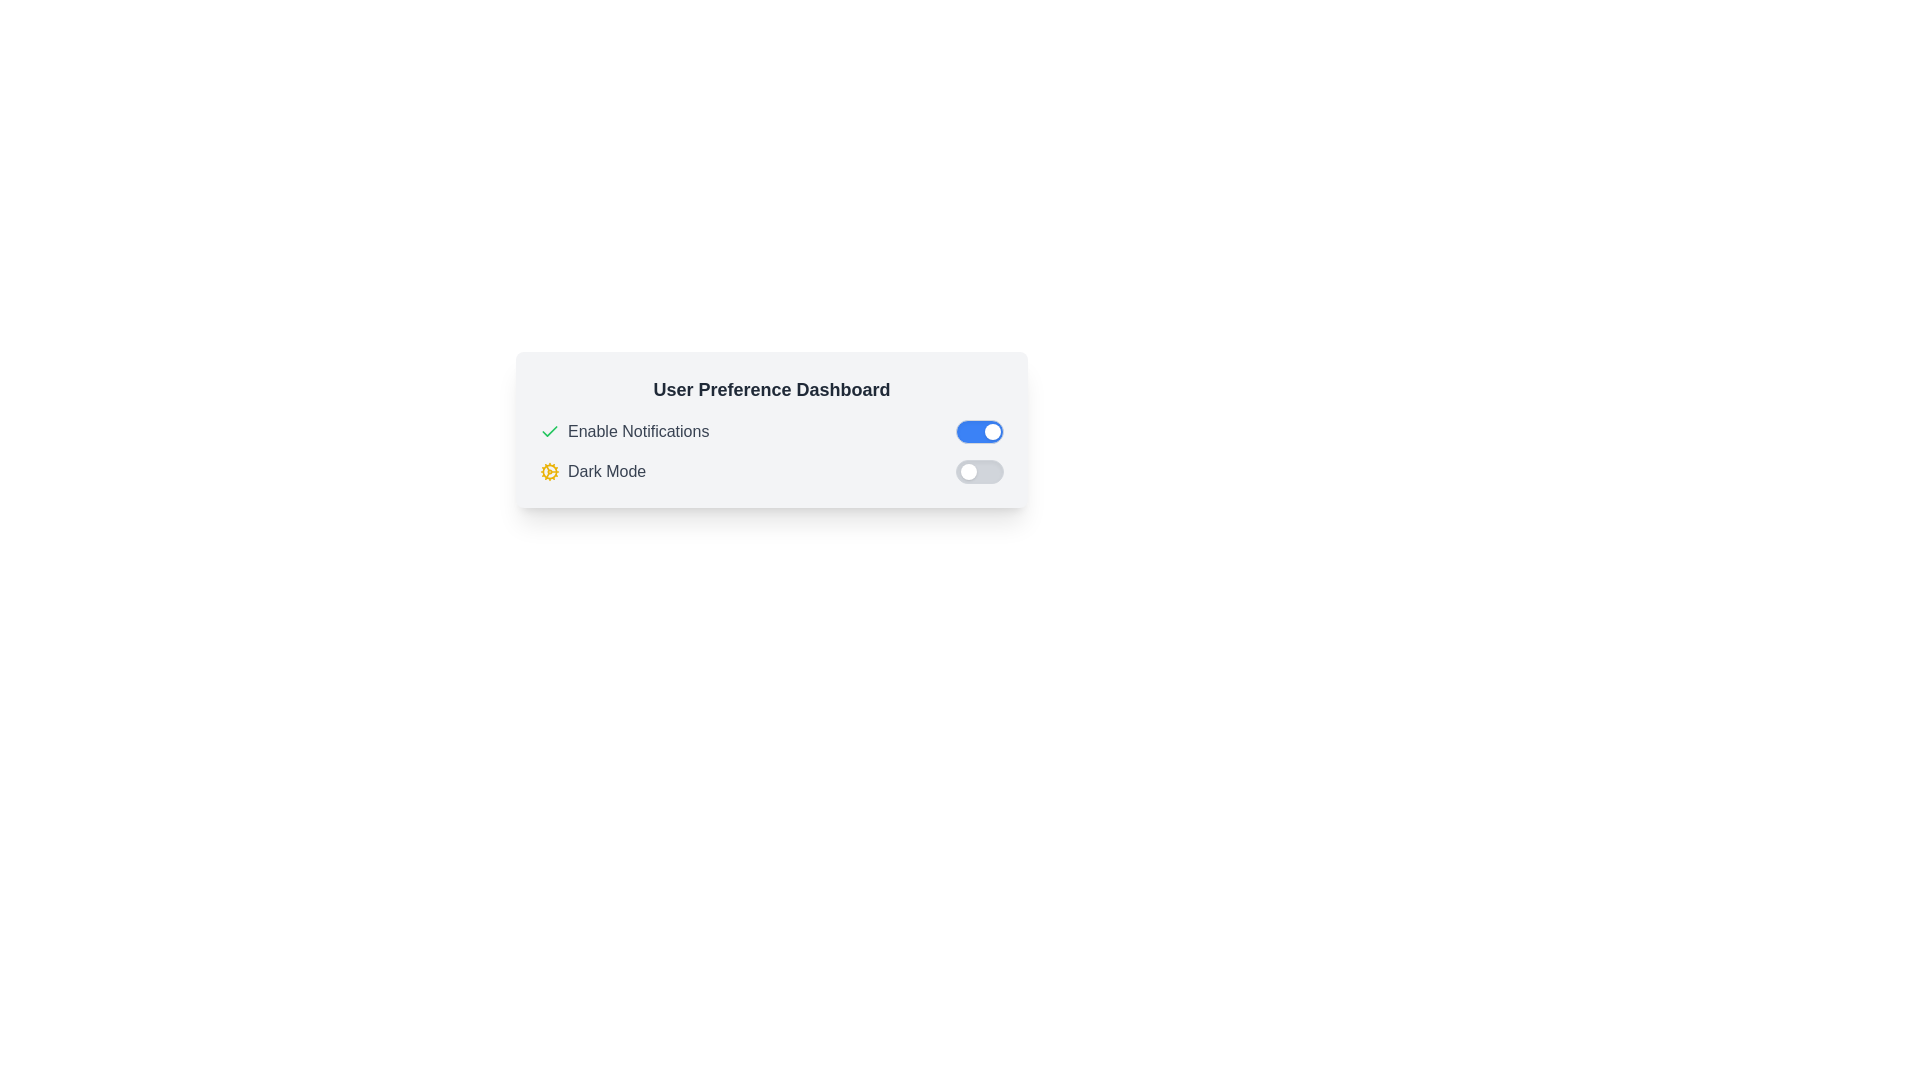 The width and height of the screenshot is (1920, 1080). What do you see at coordinates (550, 471) in the screenshot?
I see `the circular yellow icon representing settings in the User Preference Dashboard, located at the top-right side of the card` at bounding box center [550, 471].